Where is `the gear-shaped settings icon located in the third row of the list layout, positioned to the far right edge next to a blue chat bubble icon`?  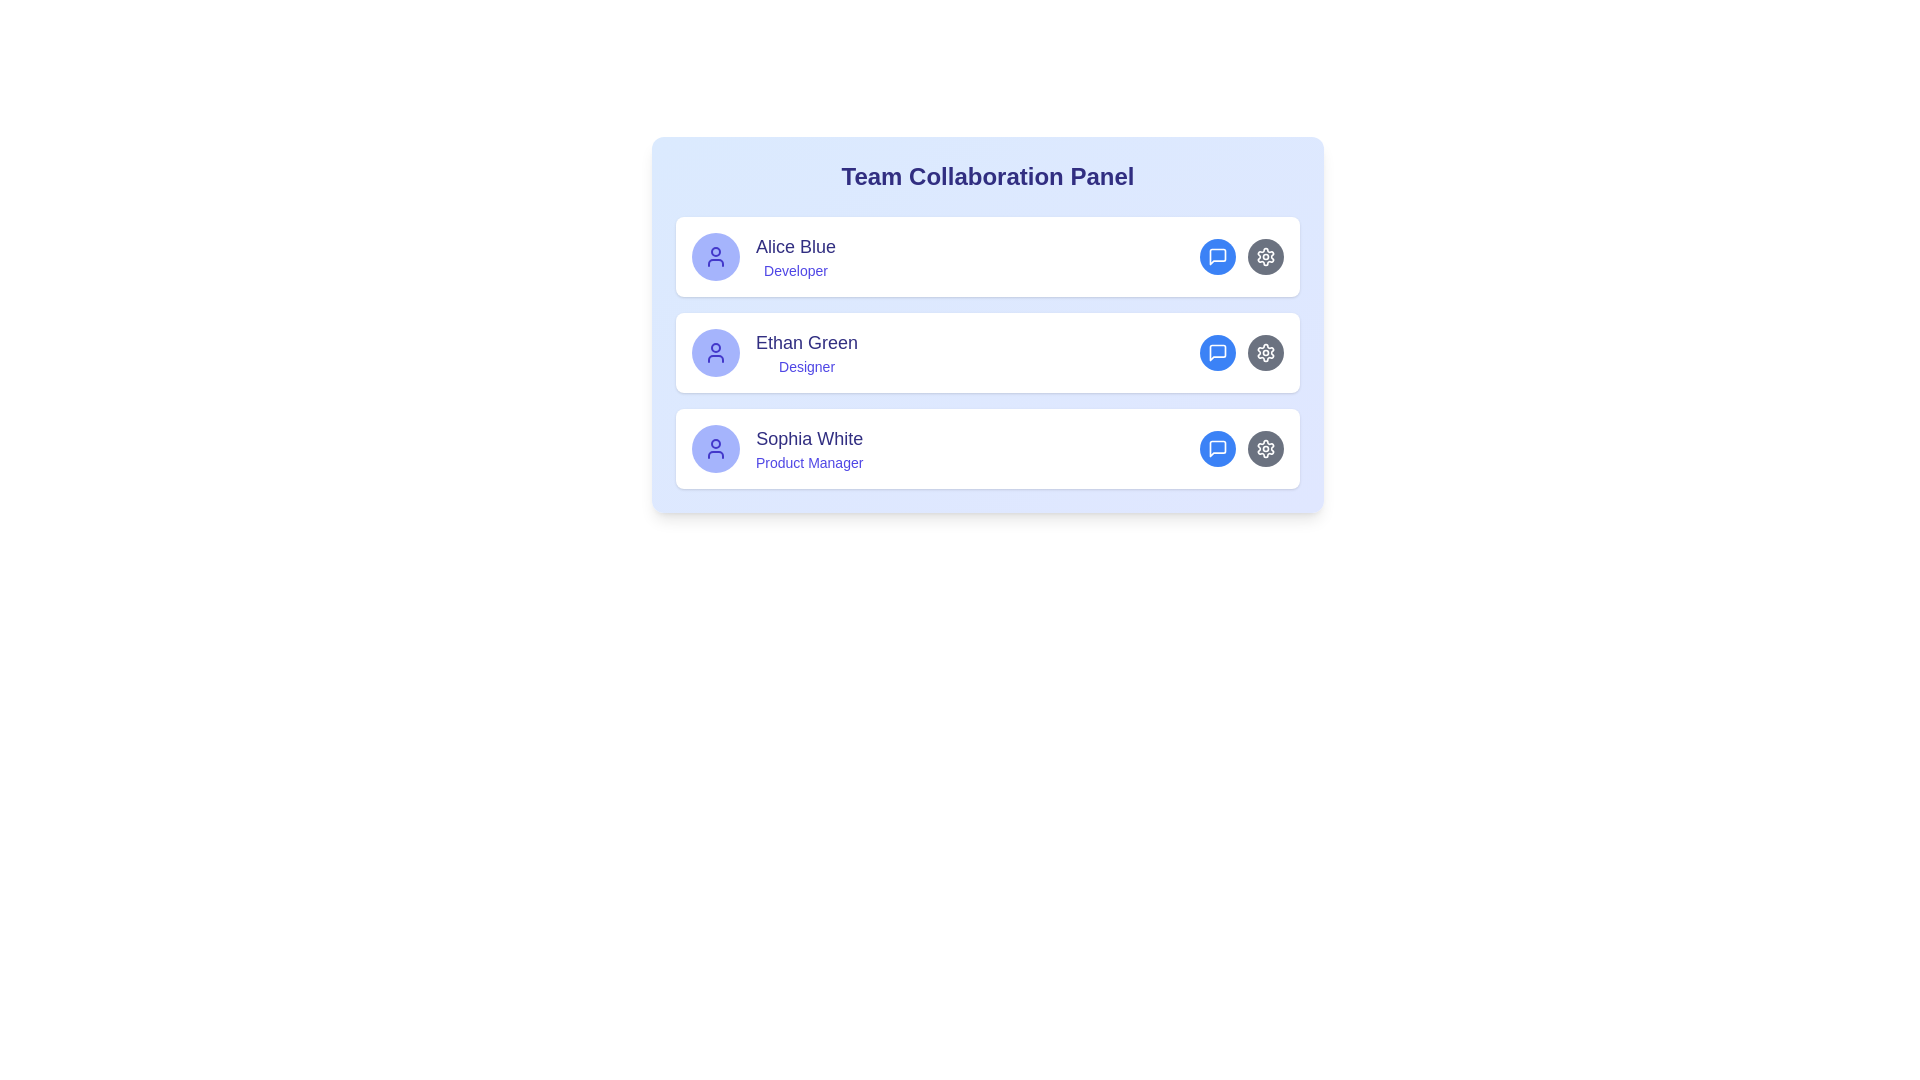
the gear-shaped settings icon located in the third row of the list layout, positioned to the far right edge next to a blue chat bubble icon is located at coordinates (1265, 447).